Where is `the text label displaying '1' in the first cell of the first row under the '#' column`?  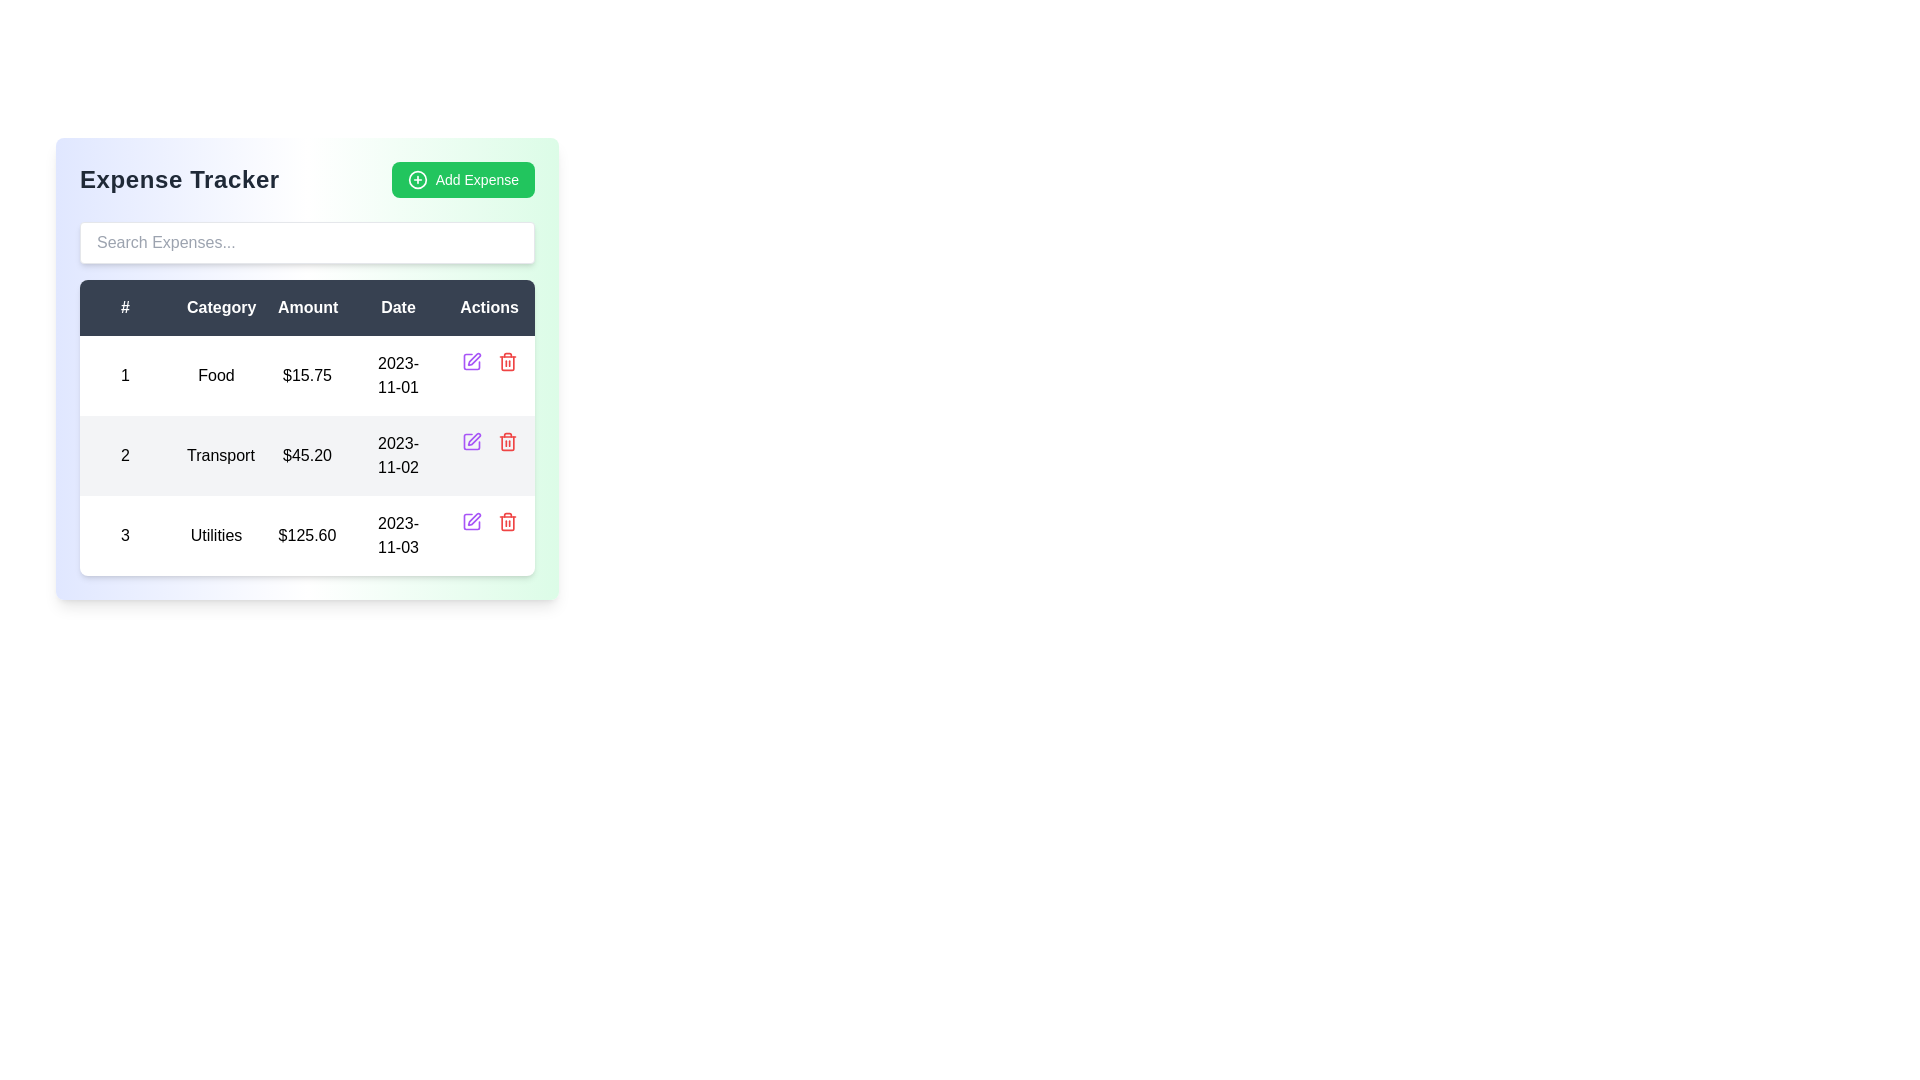
the text label displaying '1' in the first cell of the first row under the '#' column is located at coordinates (124, 375).